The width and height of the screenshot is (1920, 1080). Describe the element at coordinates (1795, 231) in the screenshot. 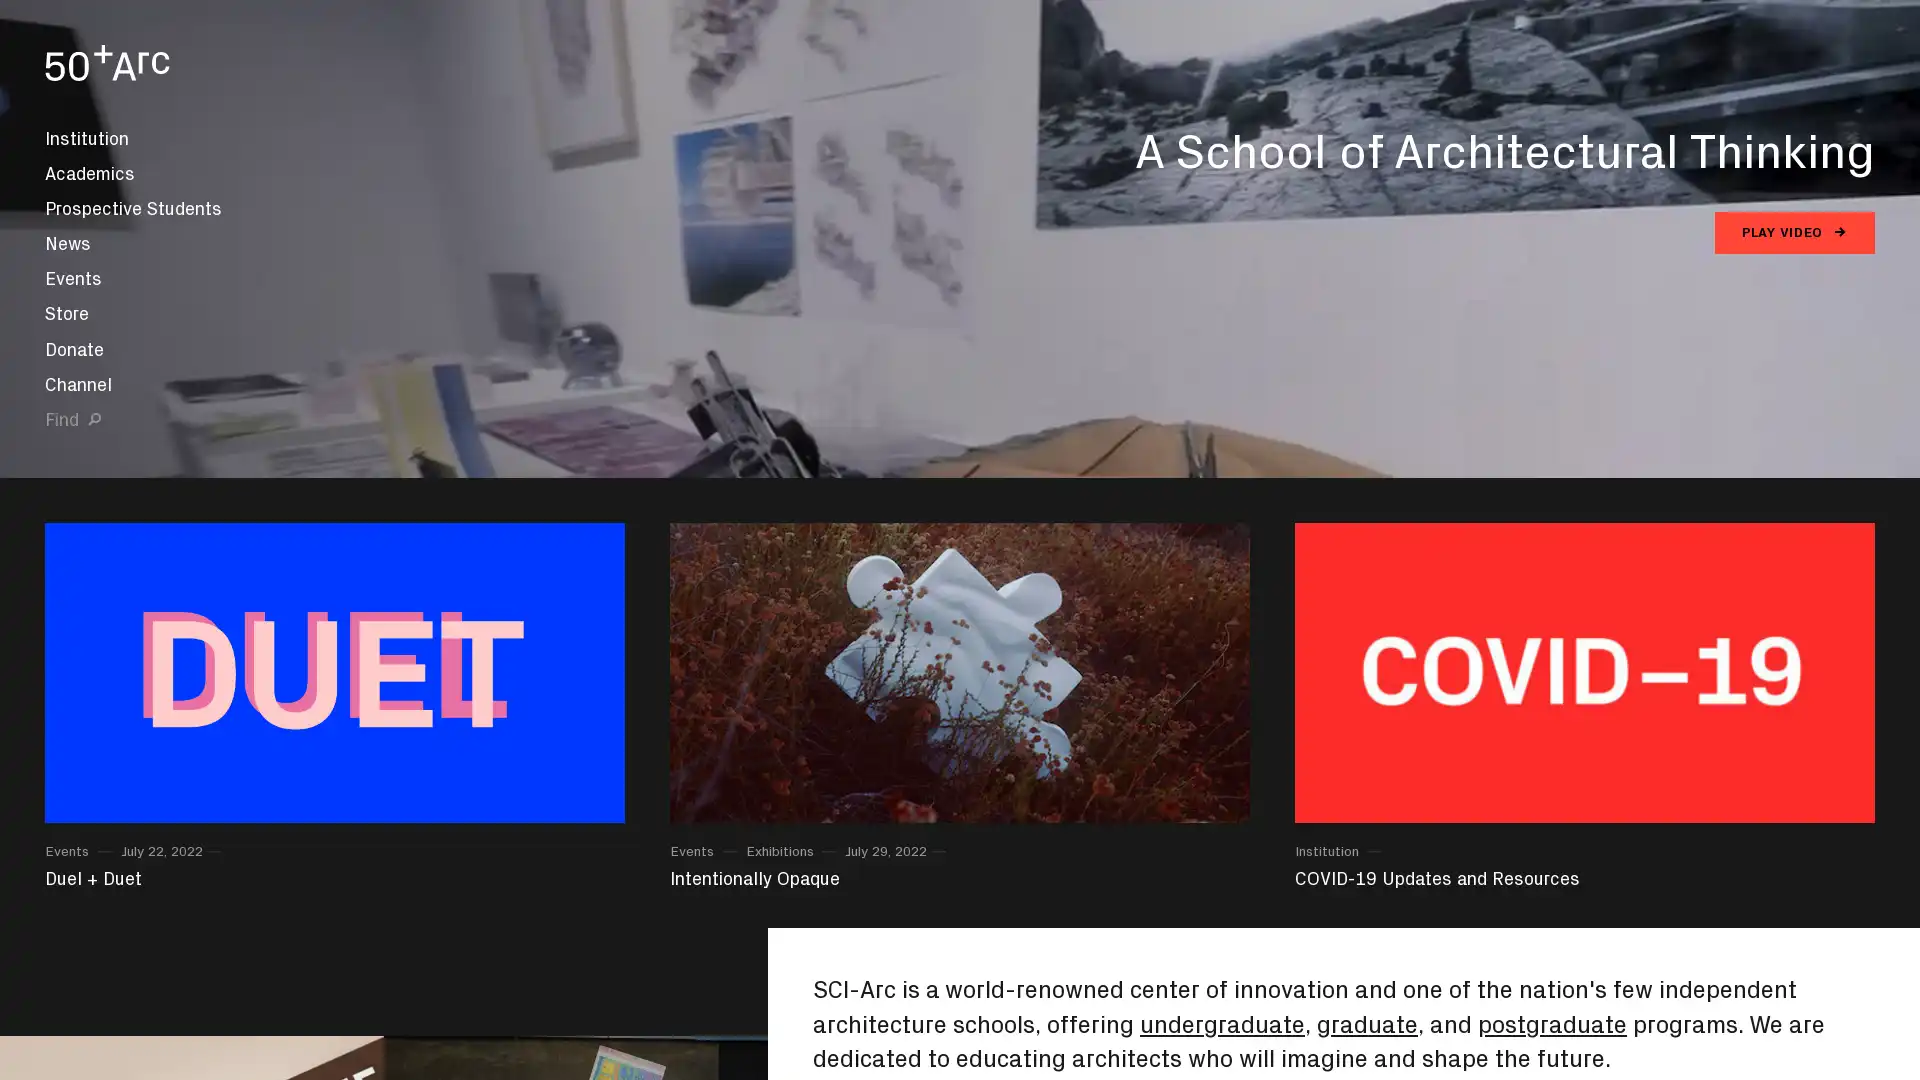

I see `PLAY VIDEO` at that location.